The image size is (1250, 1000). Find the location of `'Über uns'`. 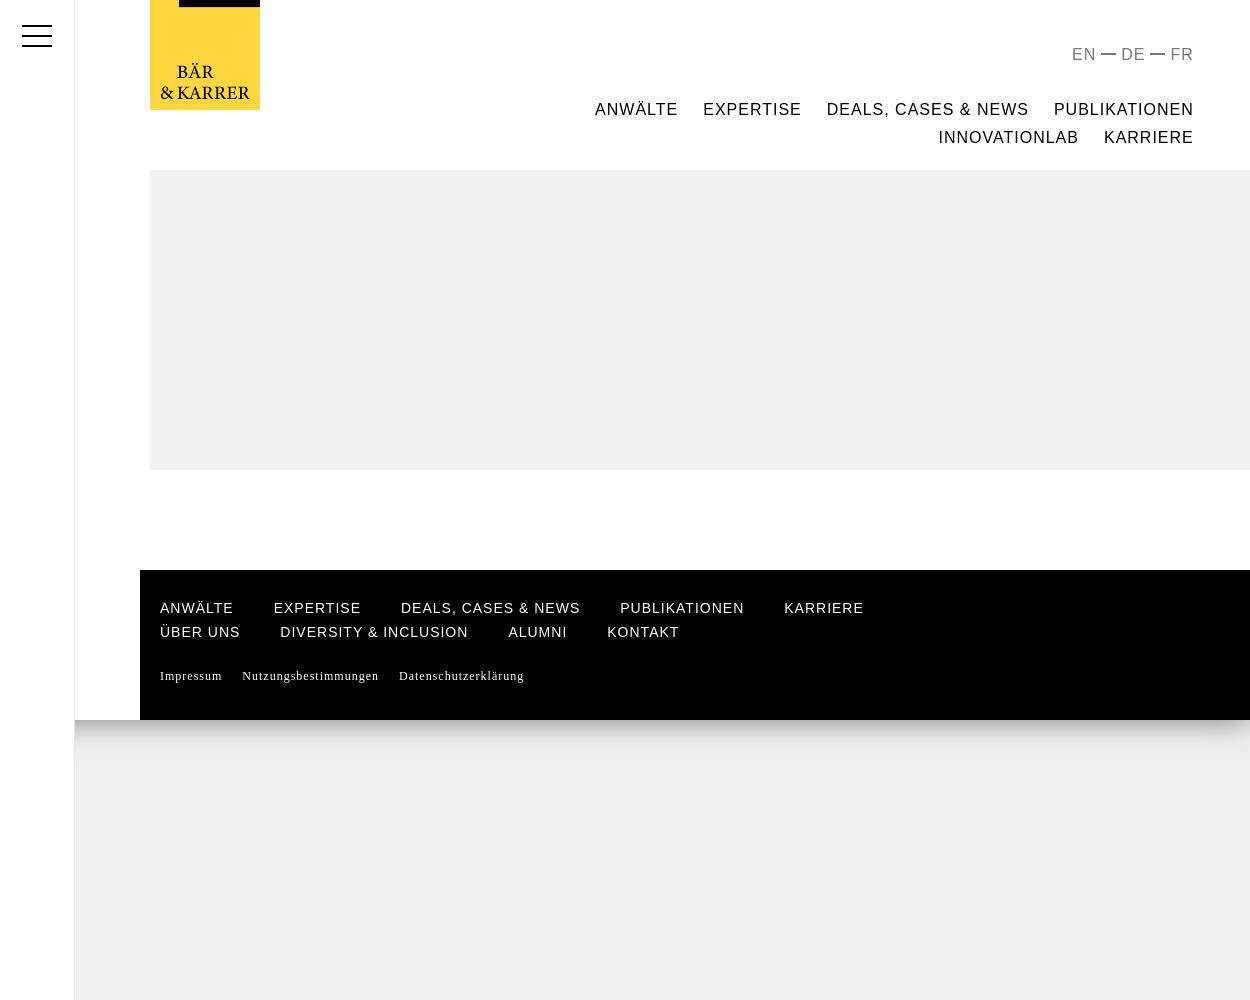

'Über uns' is located at coordinates (199, 632).